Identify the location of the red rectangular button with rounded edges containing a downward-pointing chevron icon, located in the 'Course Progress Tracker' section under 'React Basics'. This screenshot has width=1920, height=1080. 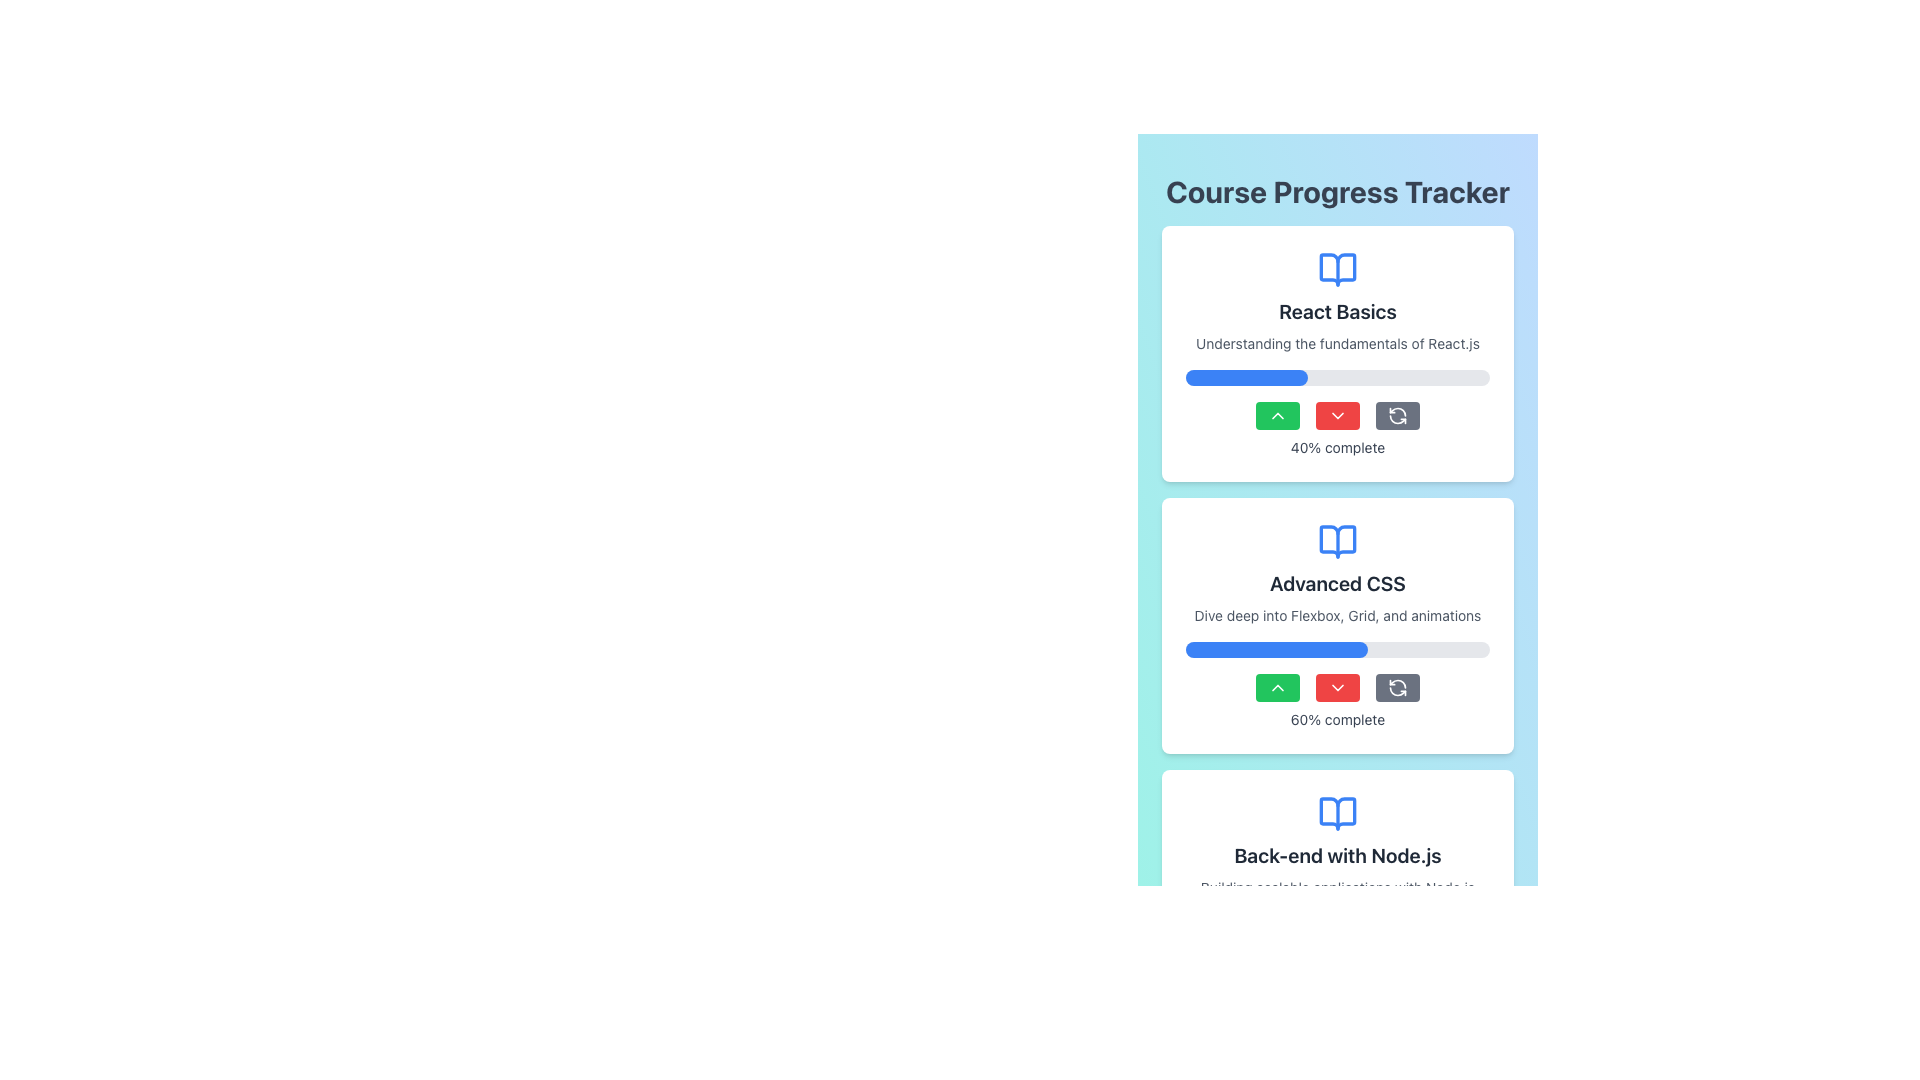
(1338, 415).